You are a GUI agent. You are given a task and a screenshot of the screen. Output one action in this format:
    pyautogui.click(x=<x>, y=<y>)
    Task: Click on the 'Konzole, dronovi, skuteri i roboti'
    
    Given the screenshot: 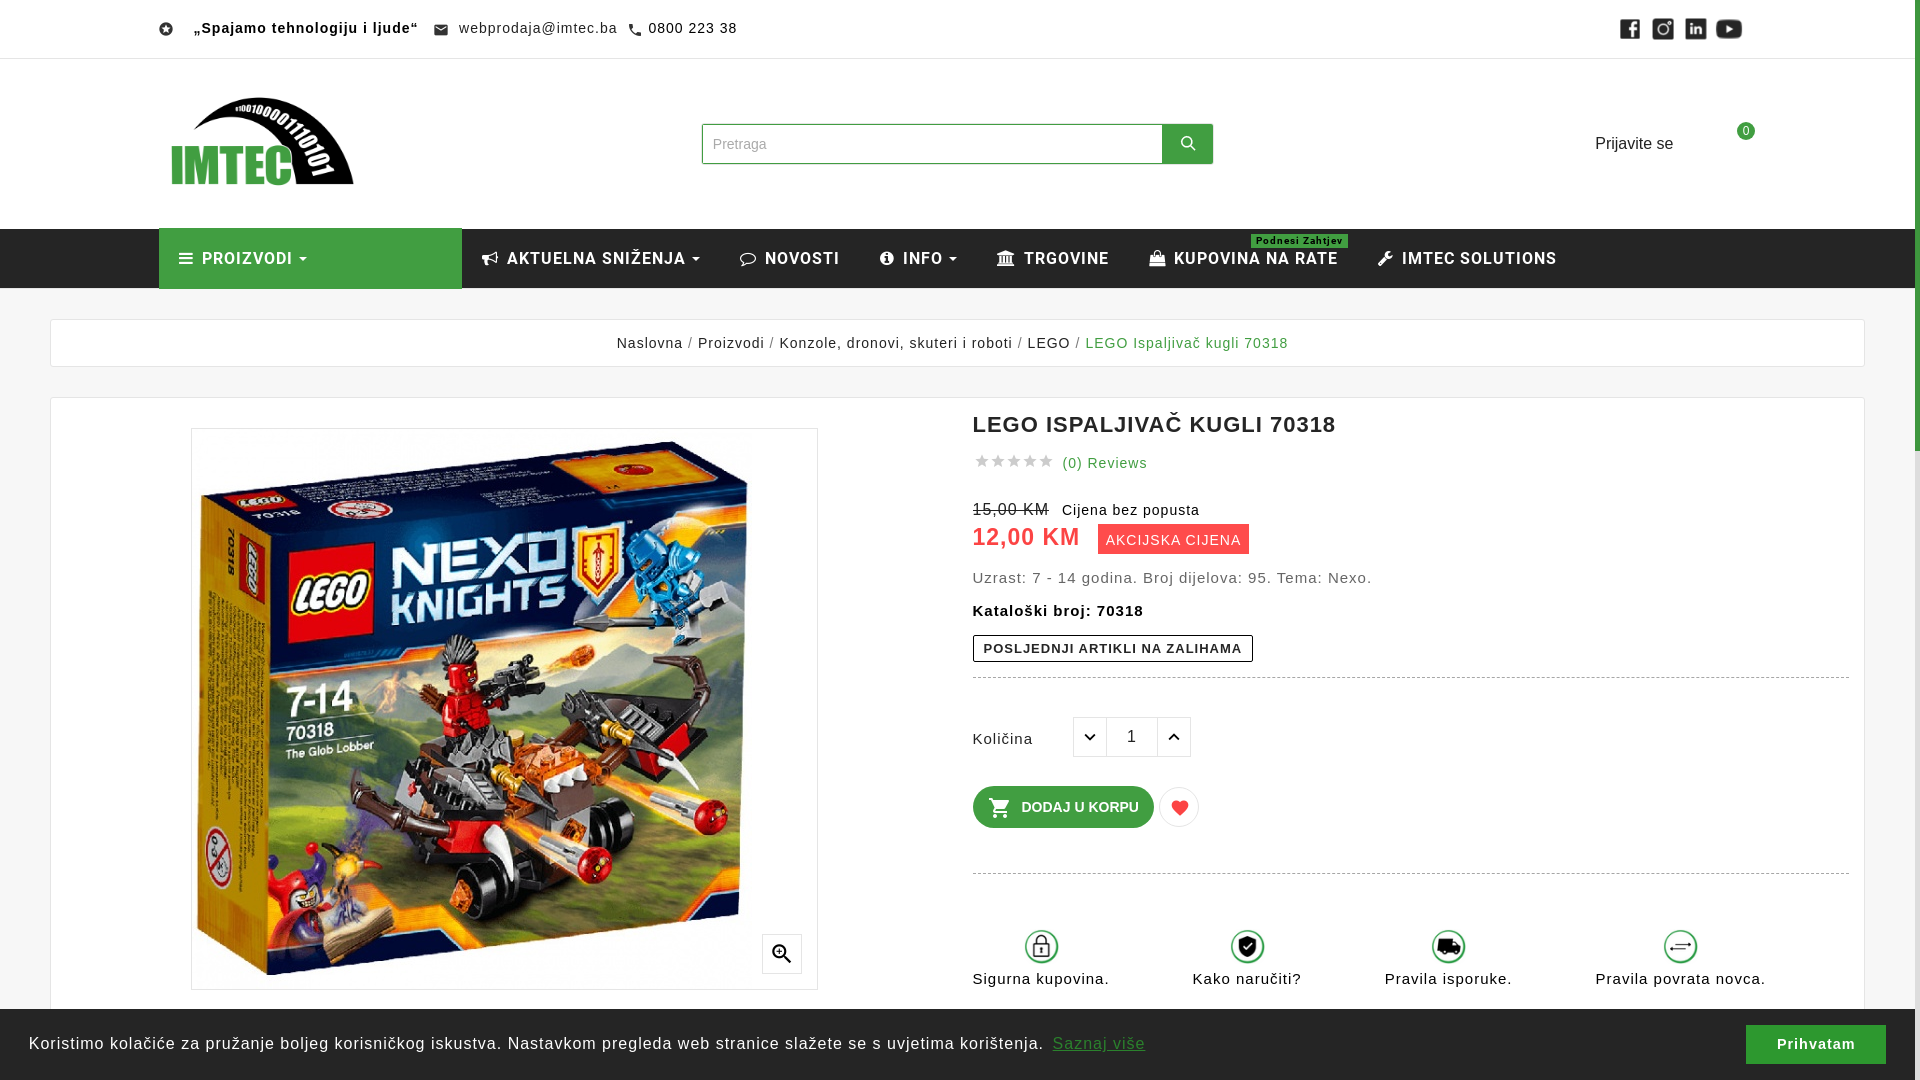 What is the action you would take?
    pyautogui.click(x=894, y=342)
    